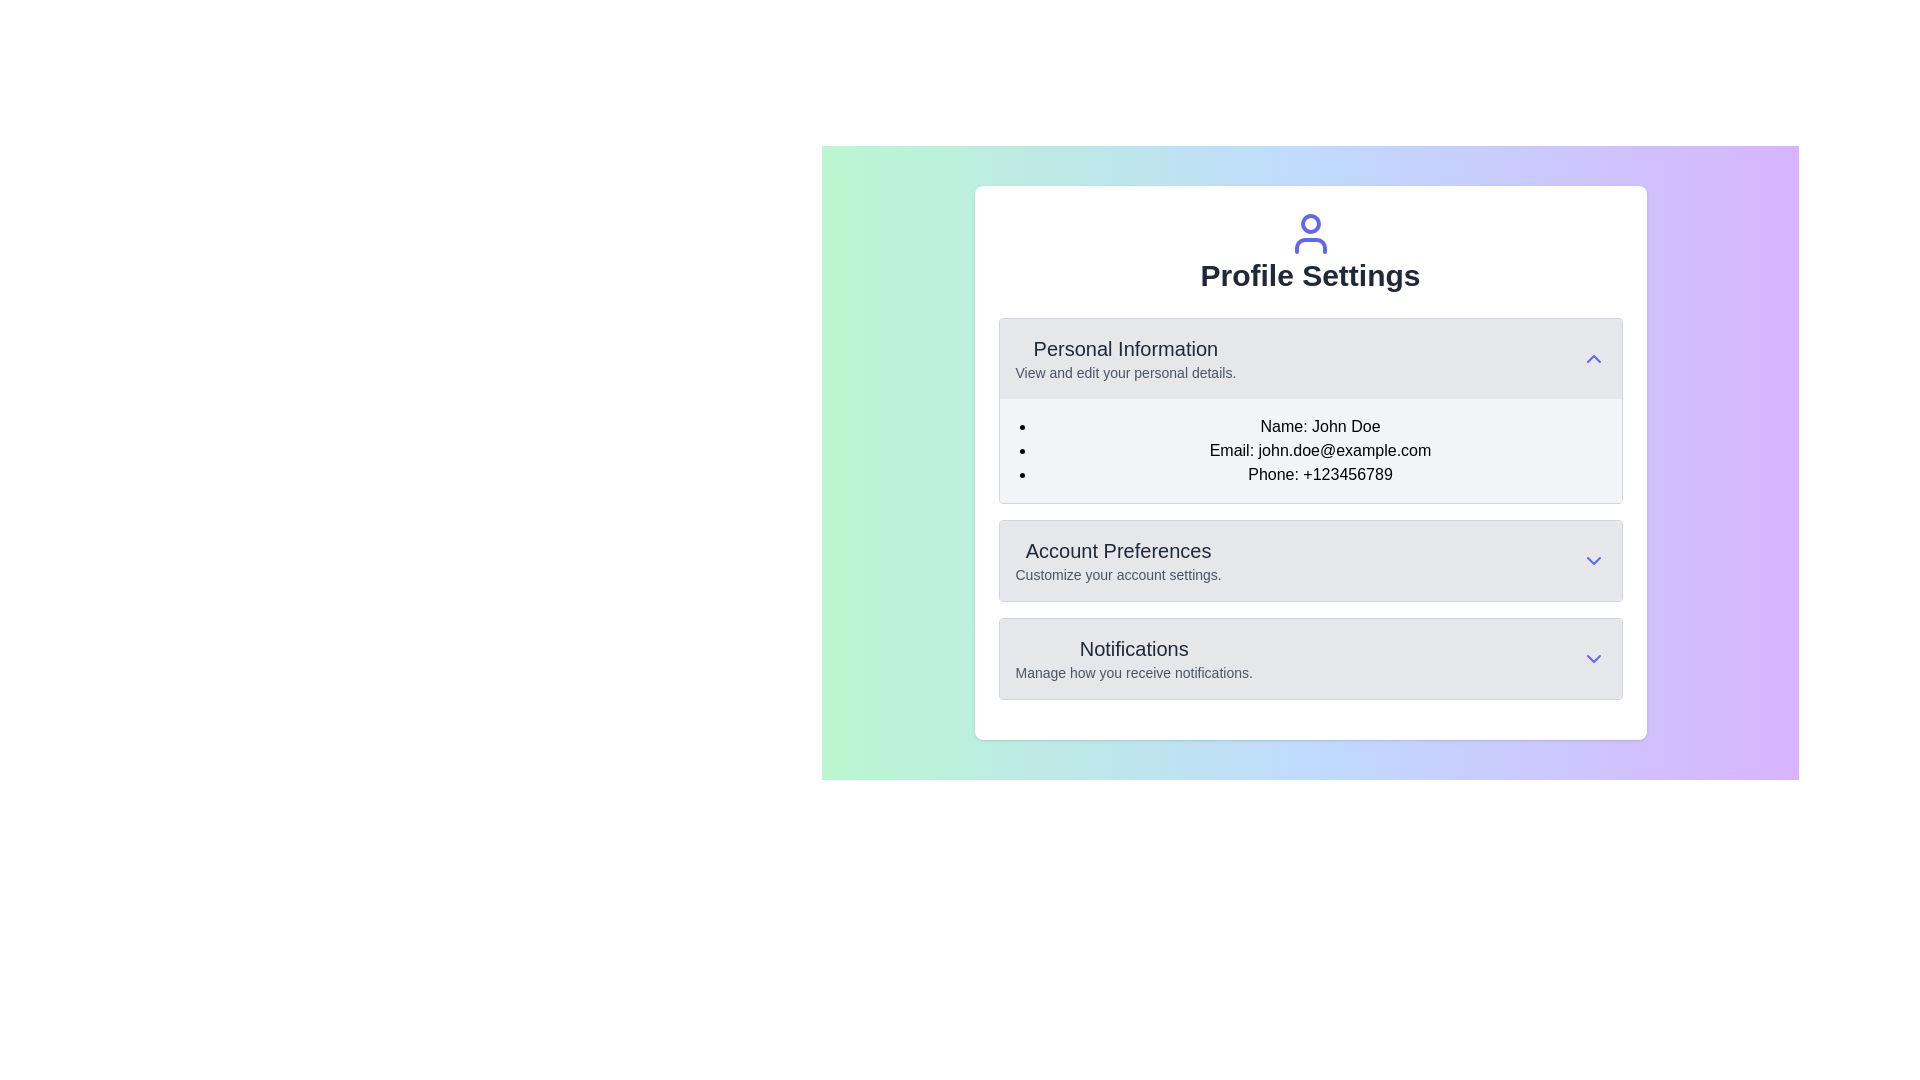 This screenshot has width=1920, height=1080. I want to click on the explanatory text located below the 'Account Preferences' title within the 'Profile Settings' section, so click(1117, 574).